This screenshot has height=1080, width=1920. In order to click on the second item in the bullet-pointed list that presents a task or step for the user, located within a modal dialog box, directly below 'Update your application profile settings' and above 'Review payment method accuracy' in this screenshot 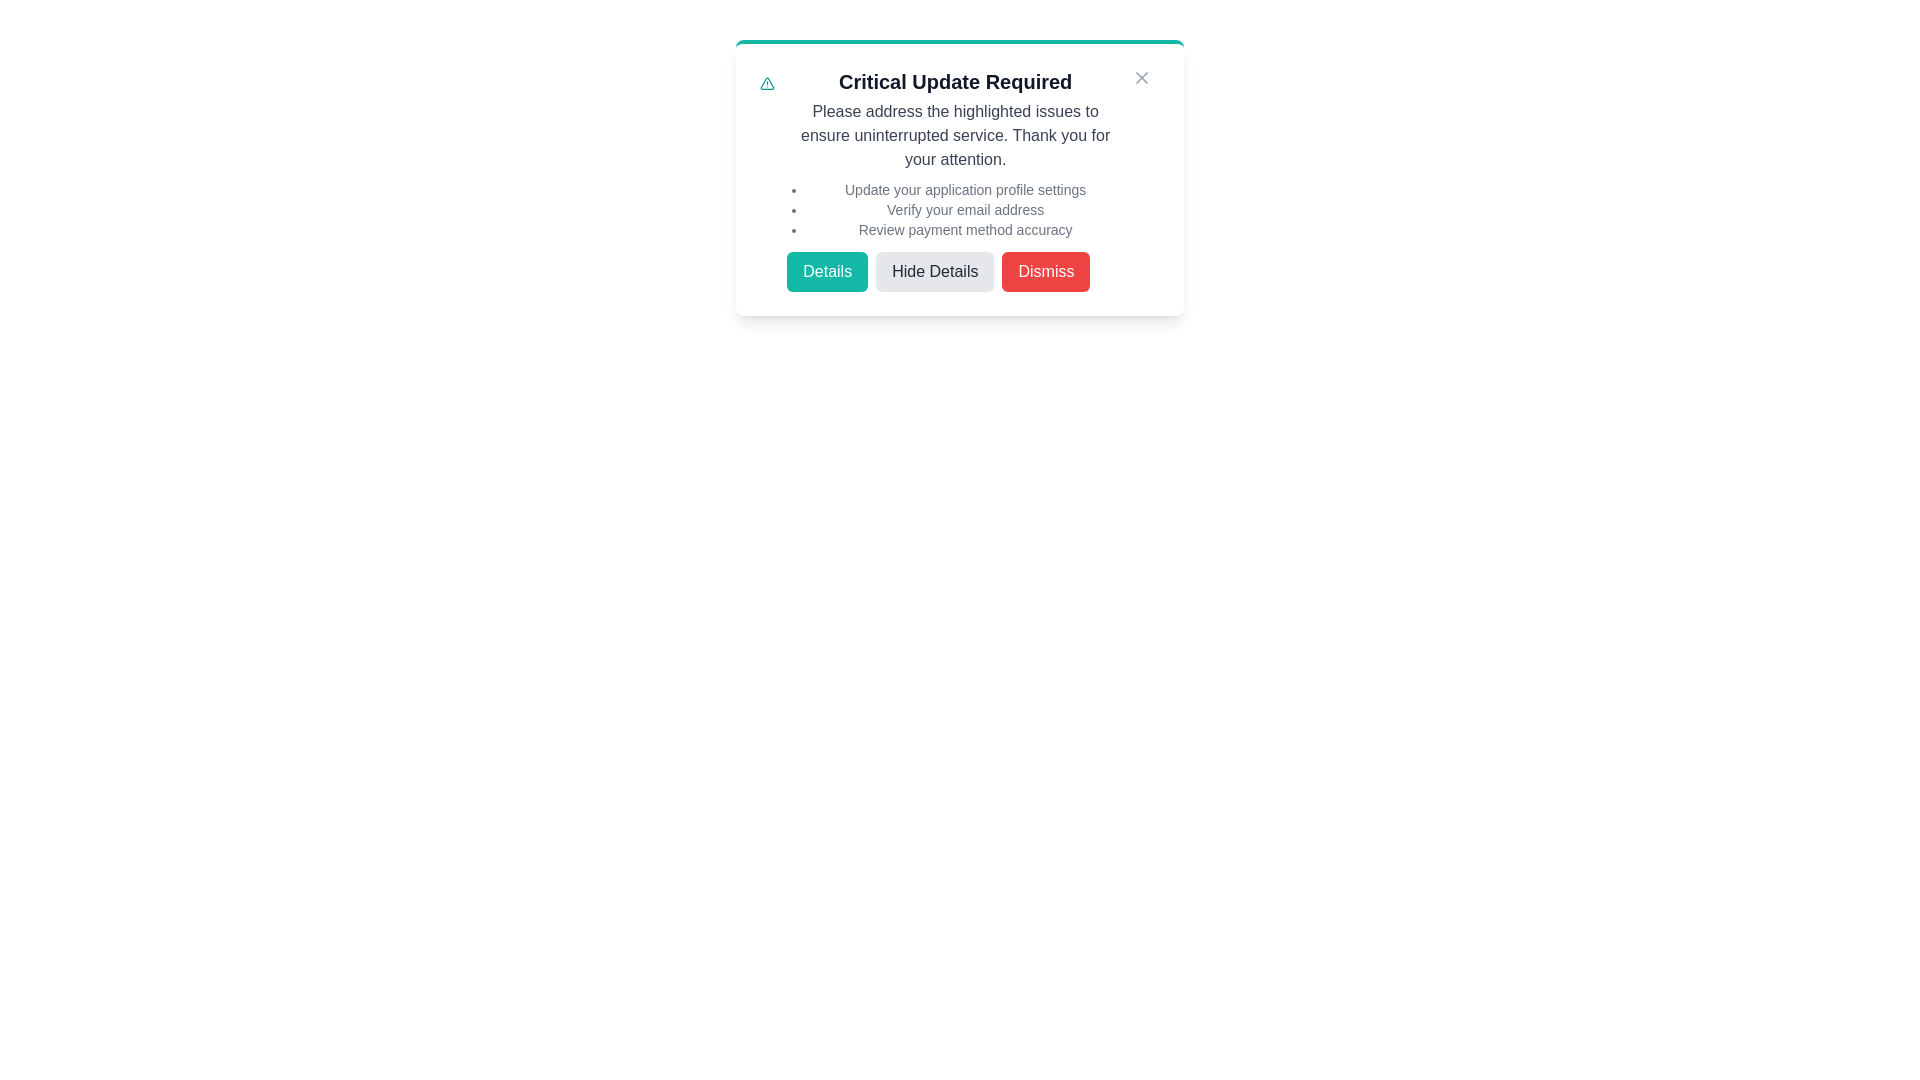, I will do `click(965, 209)`.